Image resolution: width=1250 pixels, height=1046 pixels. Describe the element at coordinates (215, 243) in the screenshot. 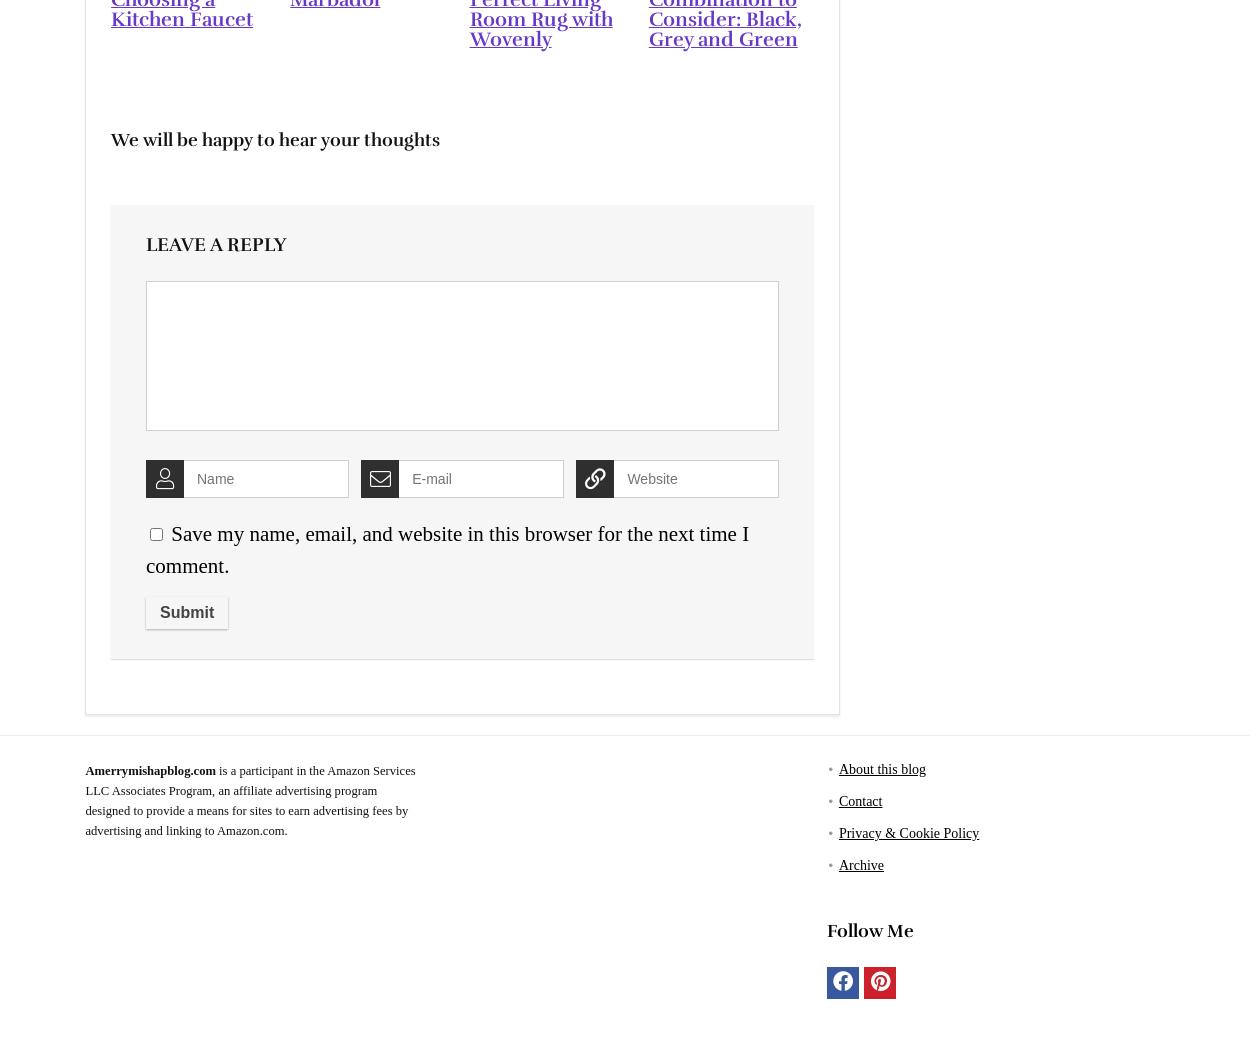

I see `'Leave a reply'` at that location.